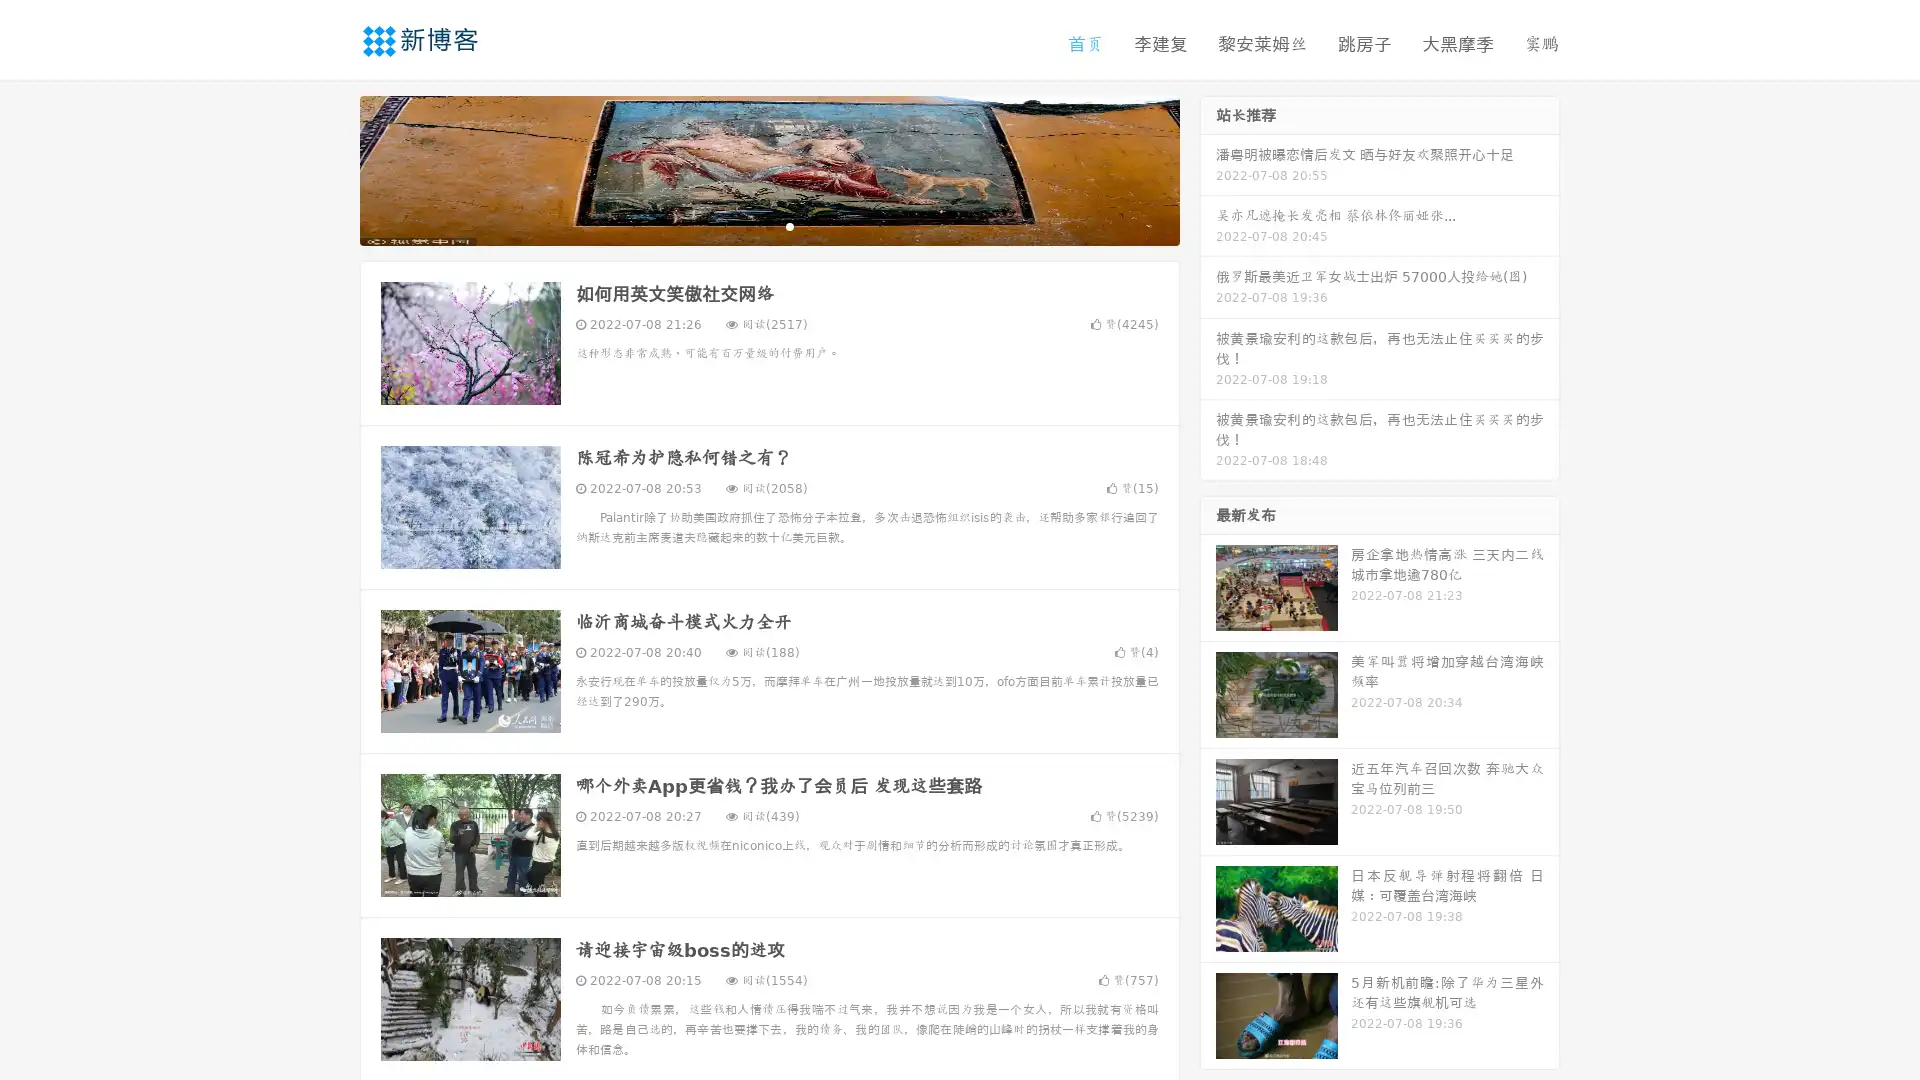 This screenshot has height=1080, width=1920. I want to click on Go to slide 1, so click(748, 225).